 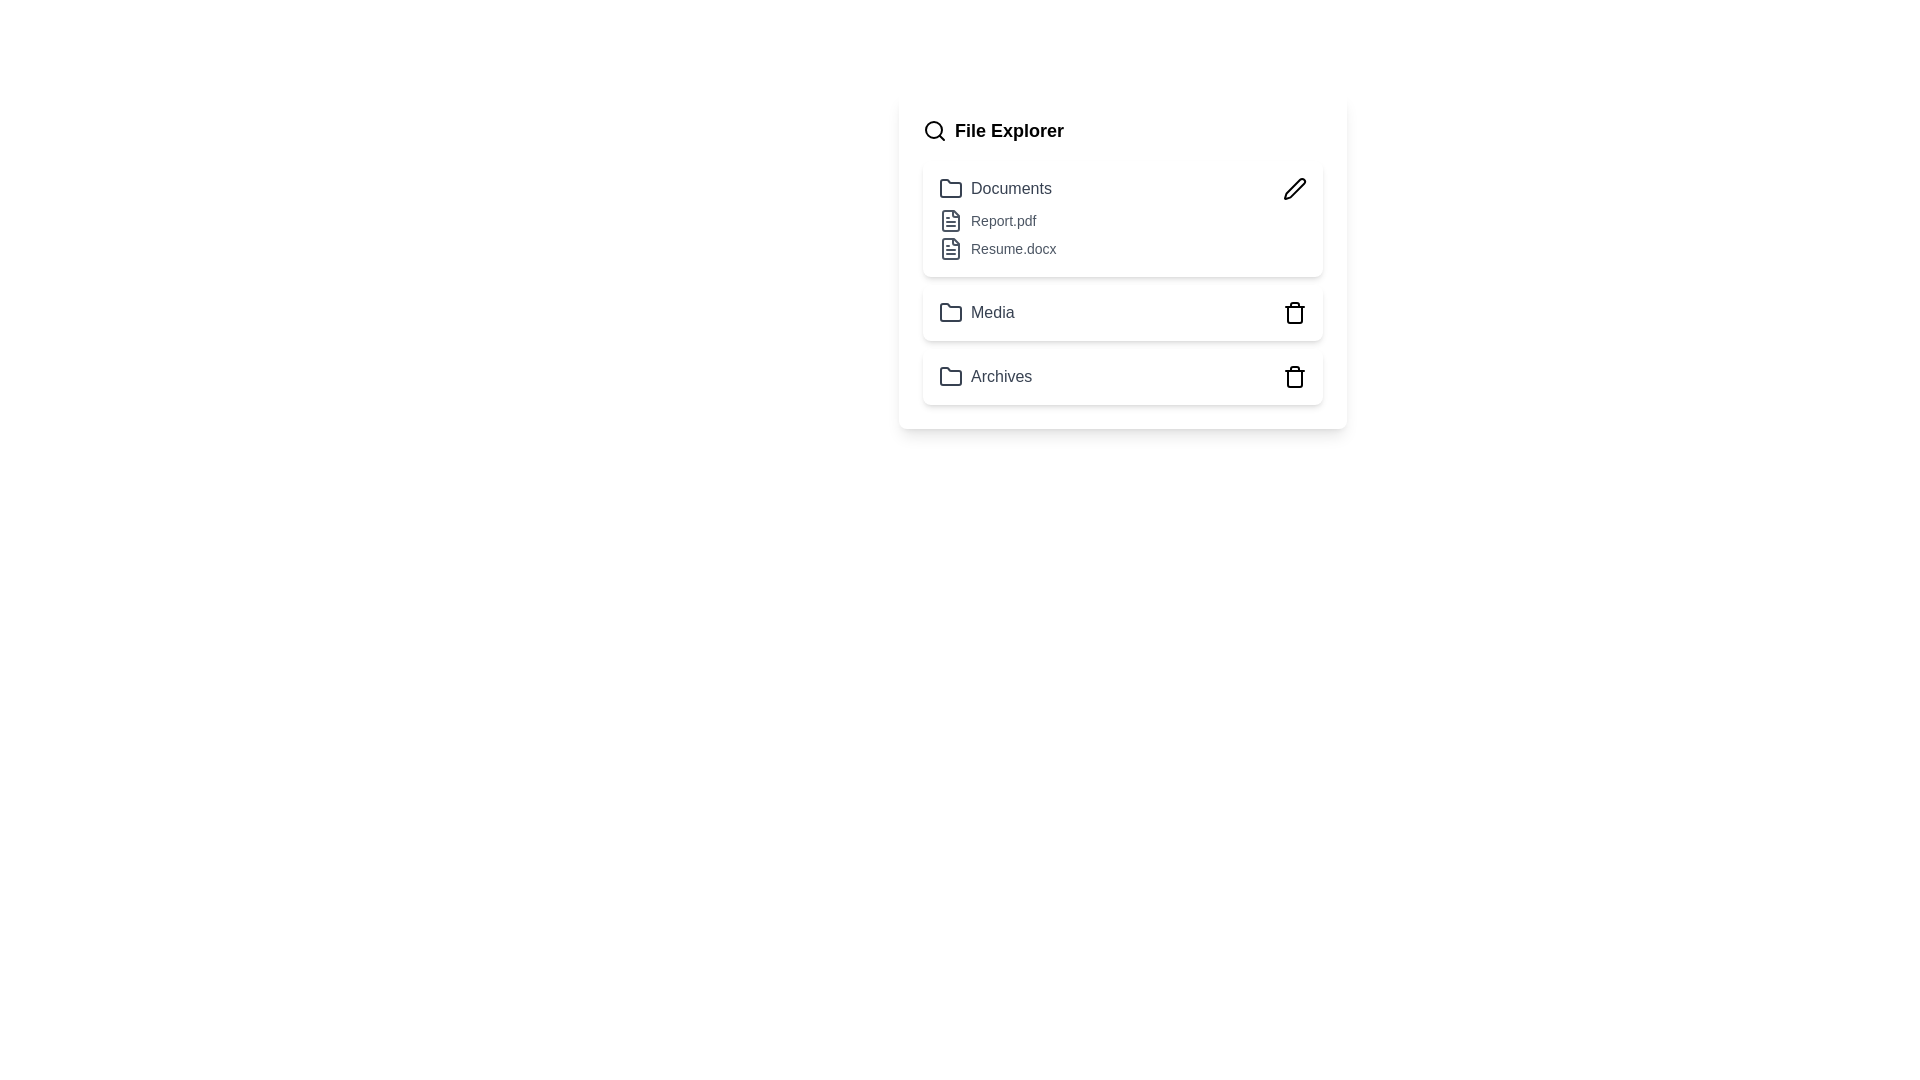 What do you see at coordinates (933, 130) in the screenshot?
I see `the SVG Circle that represents the lens of a magnifying glass in the top left corner of the 'File Explorer' section` at bounding box center [933, 130].